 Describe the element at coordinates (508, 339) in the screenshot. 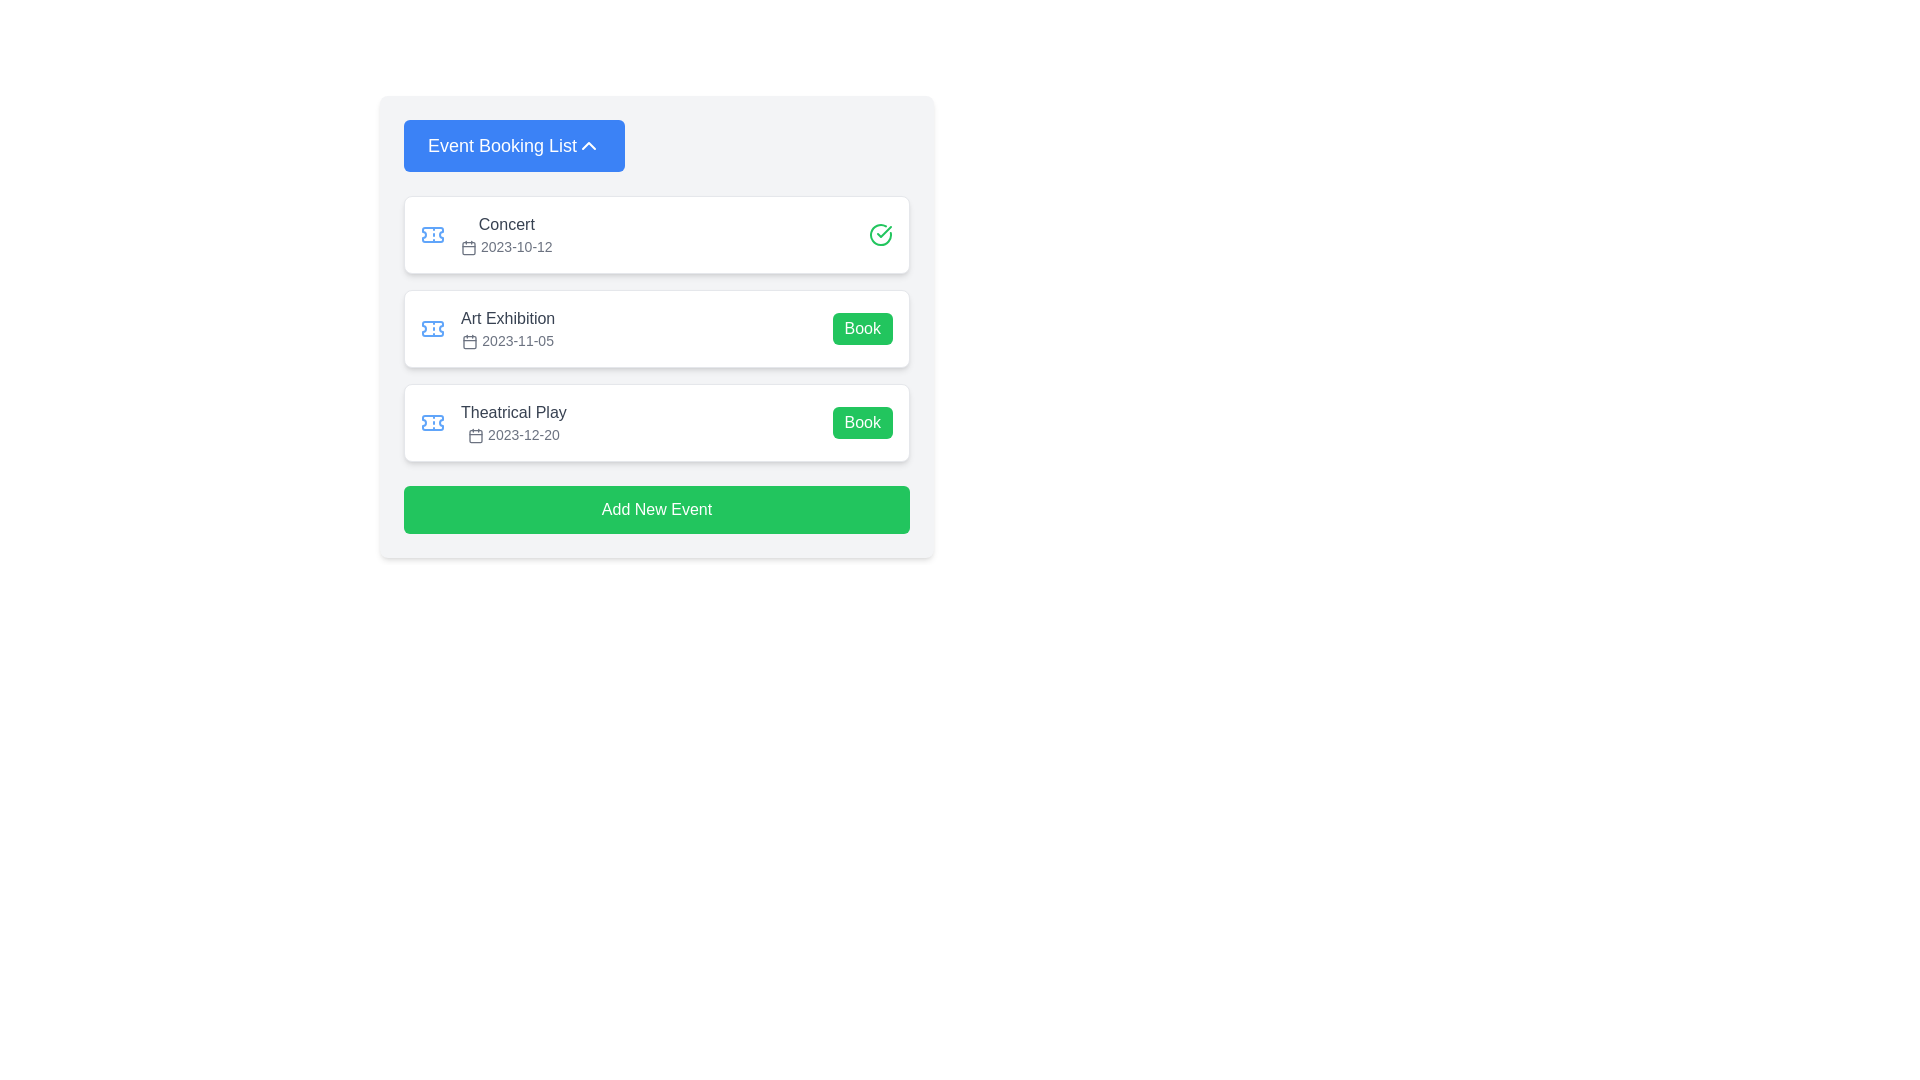

I see `text from the Date label that indicates the scheduled date for the event titled 'Art Exhibition', which is visually represented with a calendar icon and is positioned below the event title` at that location.